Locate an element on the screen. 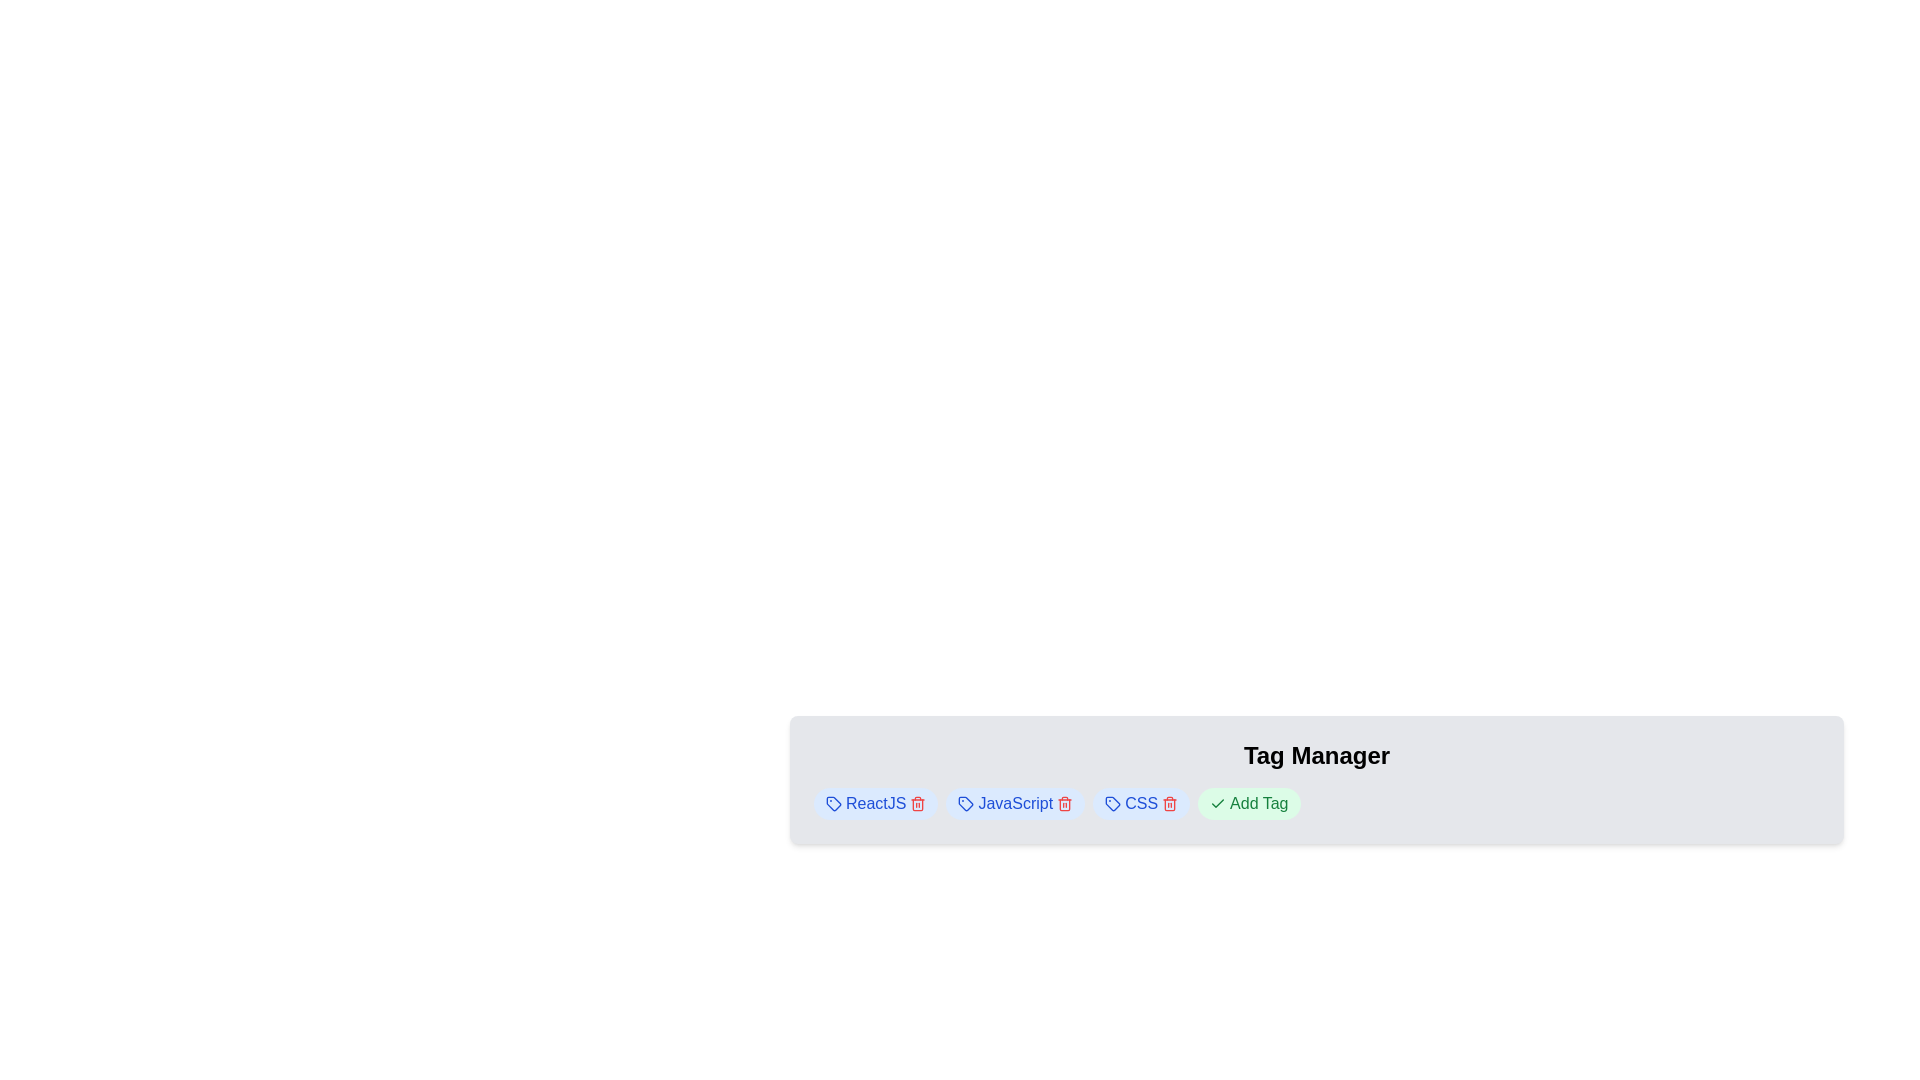 The height and width of the screenshot is (1080, 1920). the delete icon button located at the end of the 'CSS' tag is located at coordinates (1170, 802).